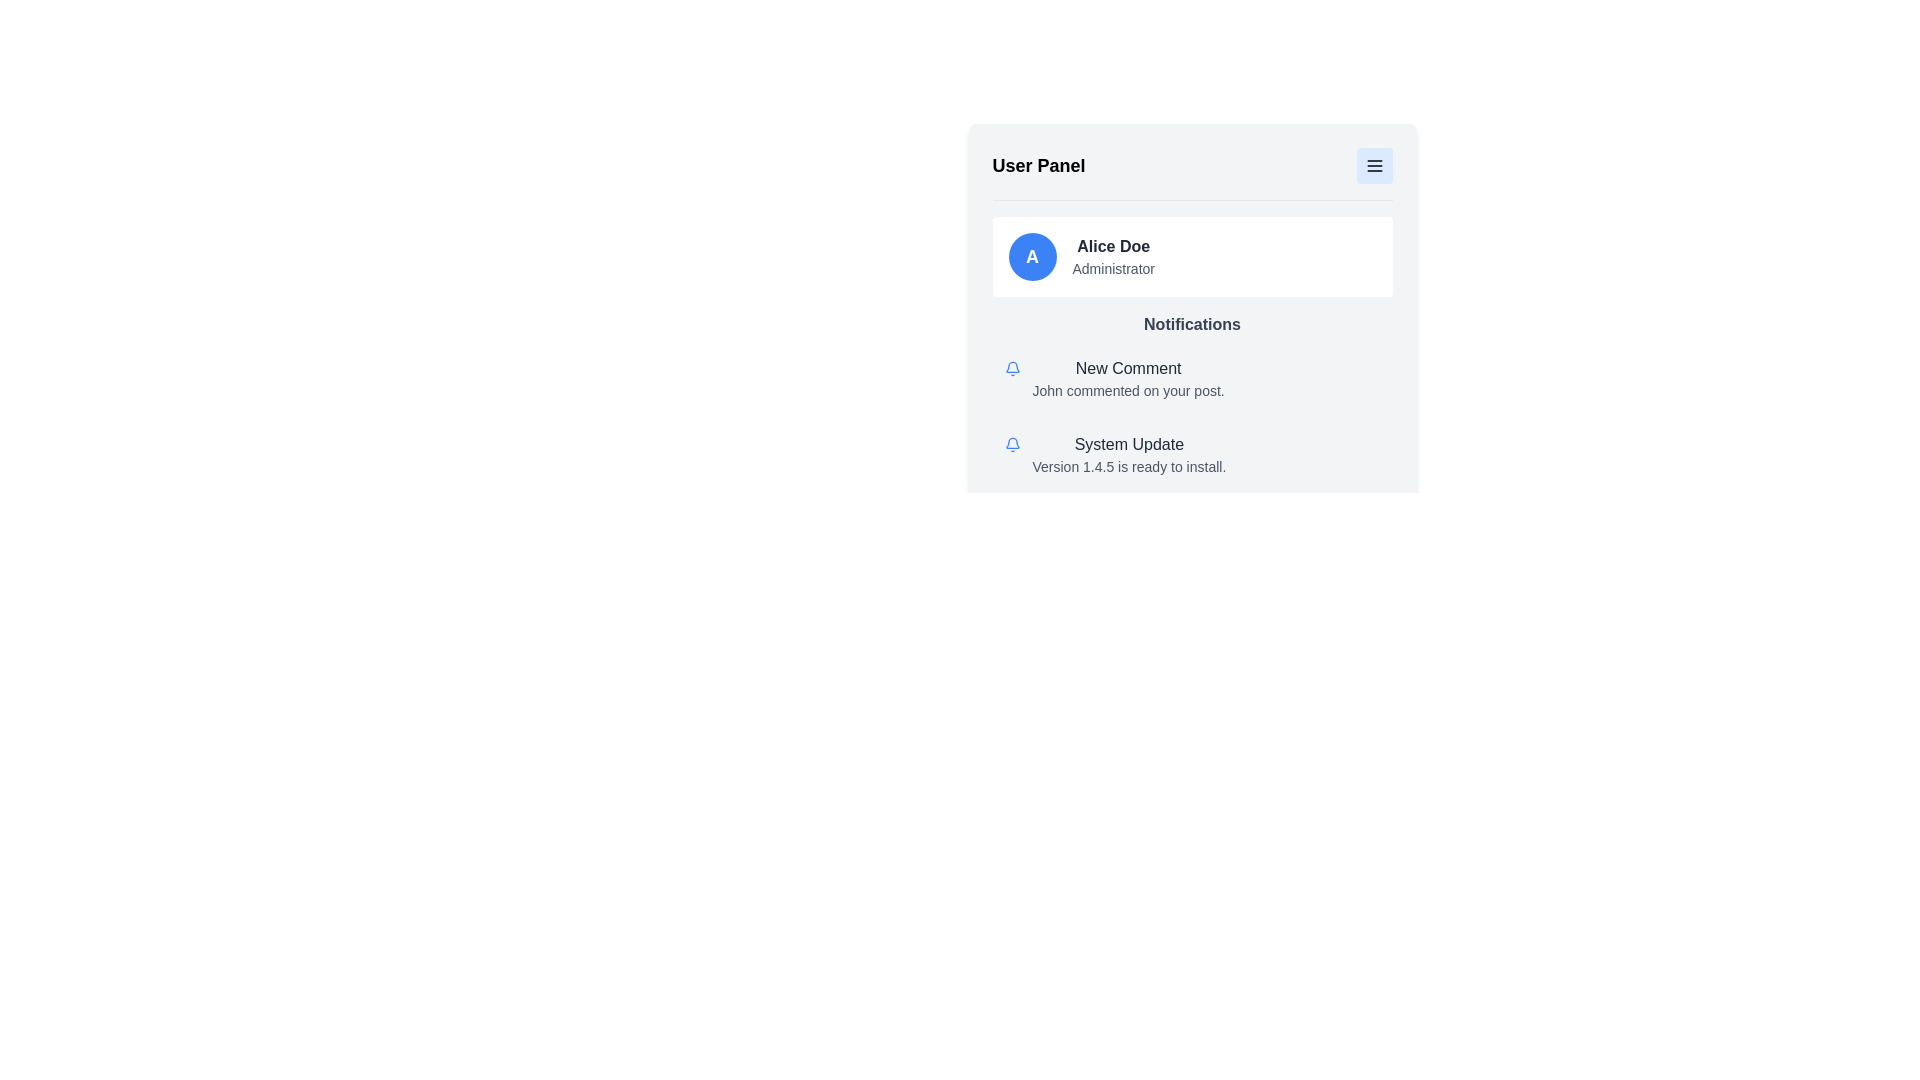 Image resolution: width=1920 pixels, height=1080 pixels. I want to click on the notification icon indicating 'System Update Version 1.4.5 is ready to install.', so click(1012, 443).